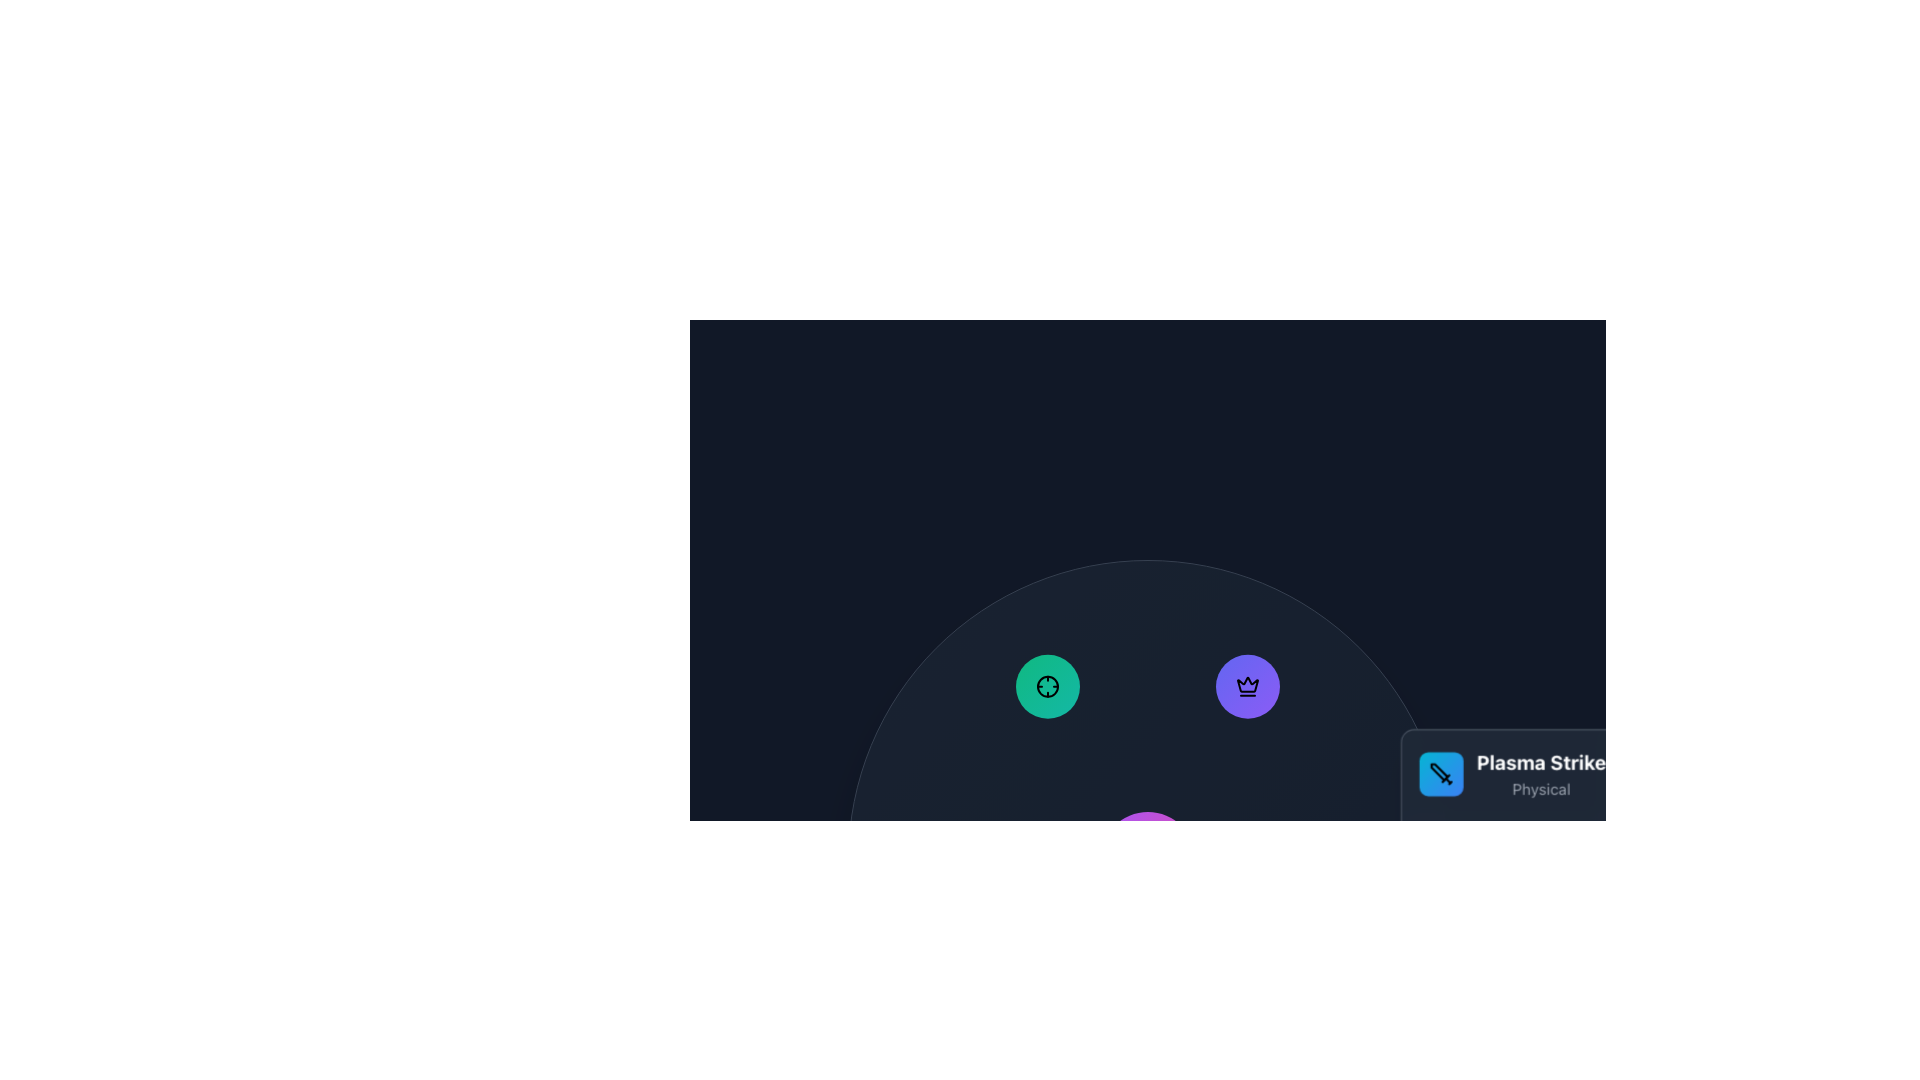 This screenshot has height=1080, width=1920. What do you see at coordinates (1441, 773) in the screenshot?
I see `the square-shaped button with rounded edges displaying a sword icon, located to the left of the 'Plasma Strike' and 'Physical' text components` at bounding box center [1441, 773].